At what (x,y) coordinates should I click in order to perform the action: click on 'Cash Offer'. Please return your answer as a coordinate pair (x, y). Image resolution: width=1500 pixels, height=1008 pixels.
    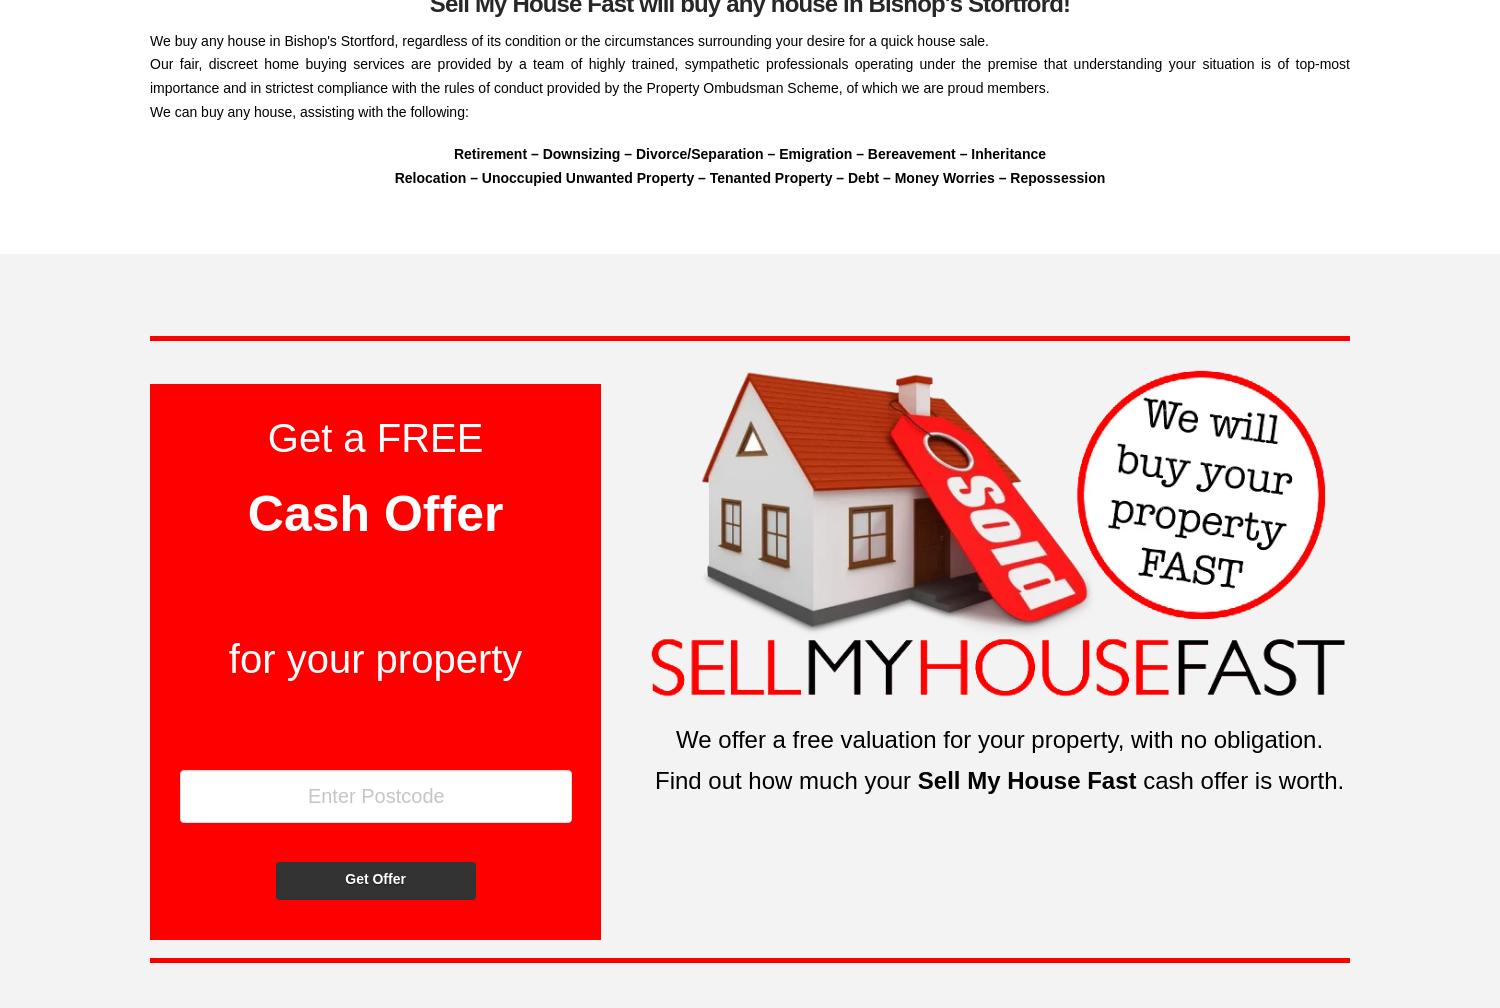
    Looking at the image, I should click on (246, 513).